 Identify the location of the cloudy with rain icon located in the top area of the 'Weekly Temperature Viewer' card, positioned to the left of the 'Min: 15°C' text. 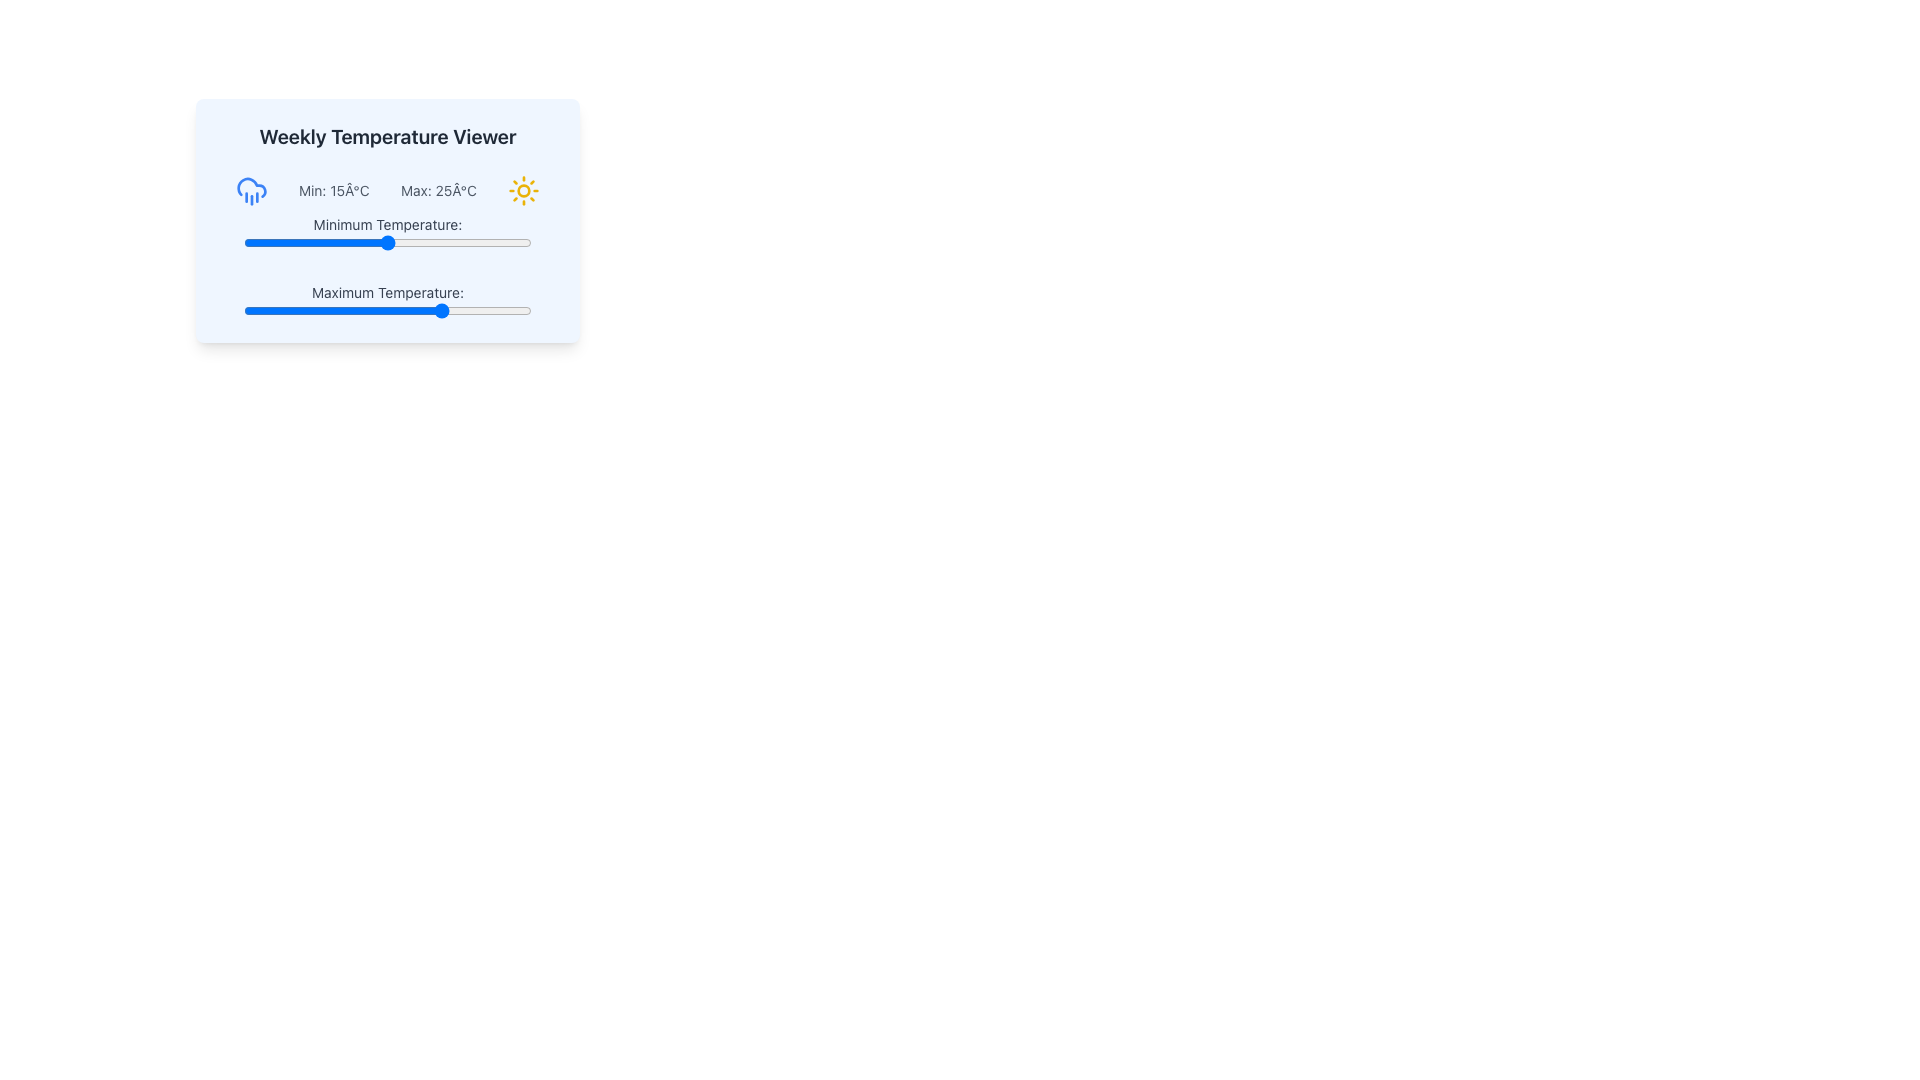
(250, 191).